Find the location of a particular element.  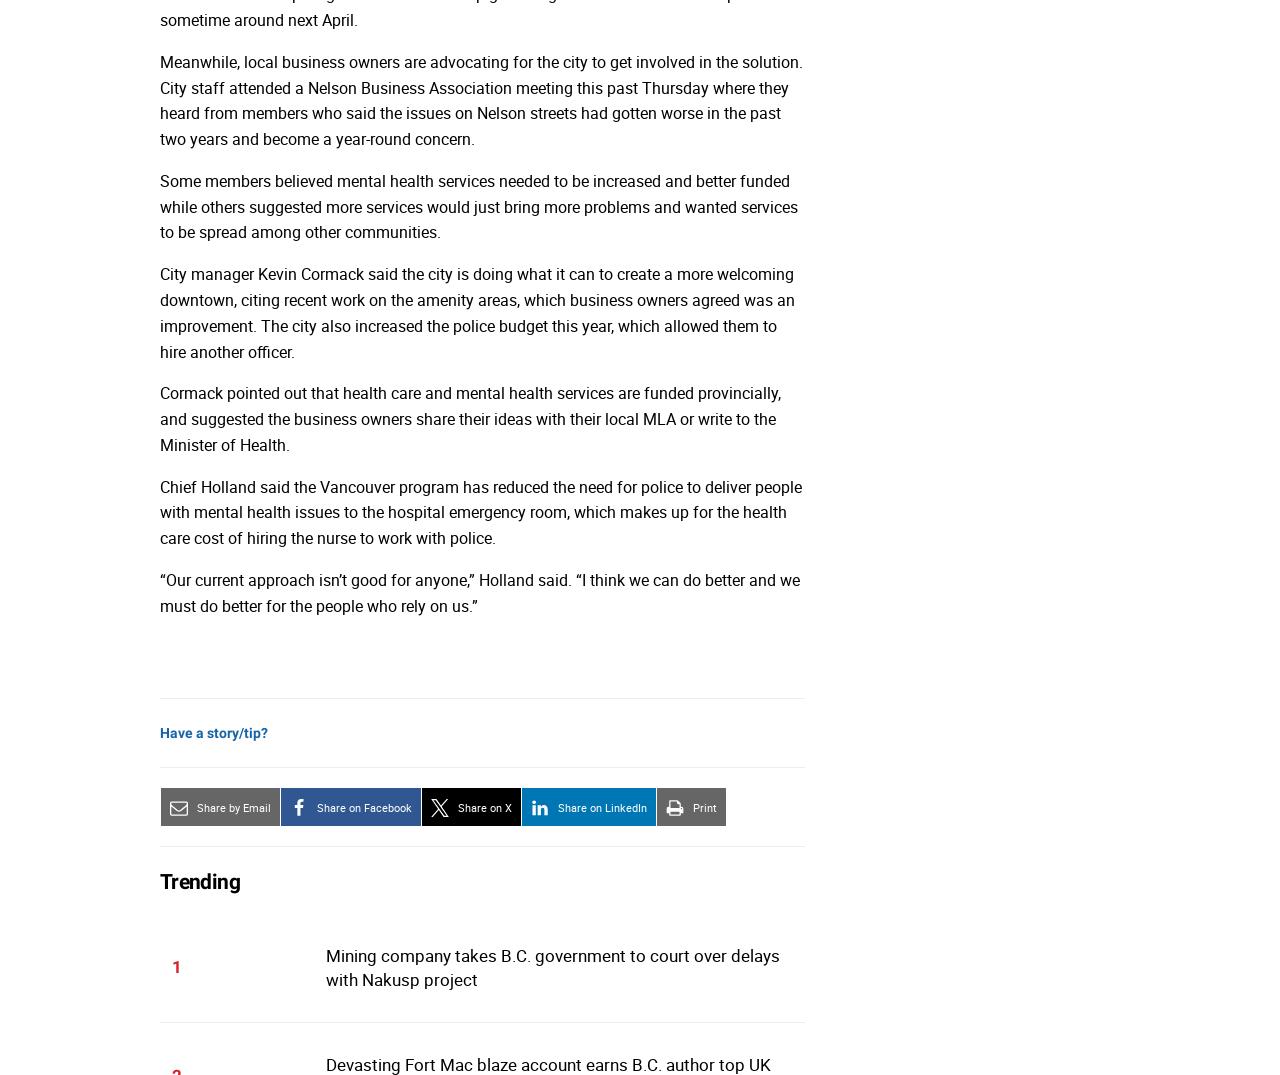

'Print' is located at coordinates (705, 805).